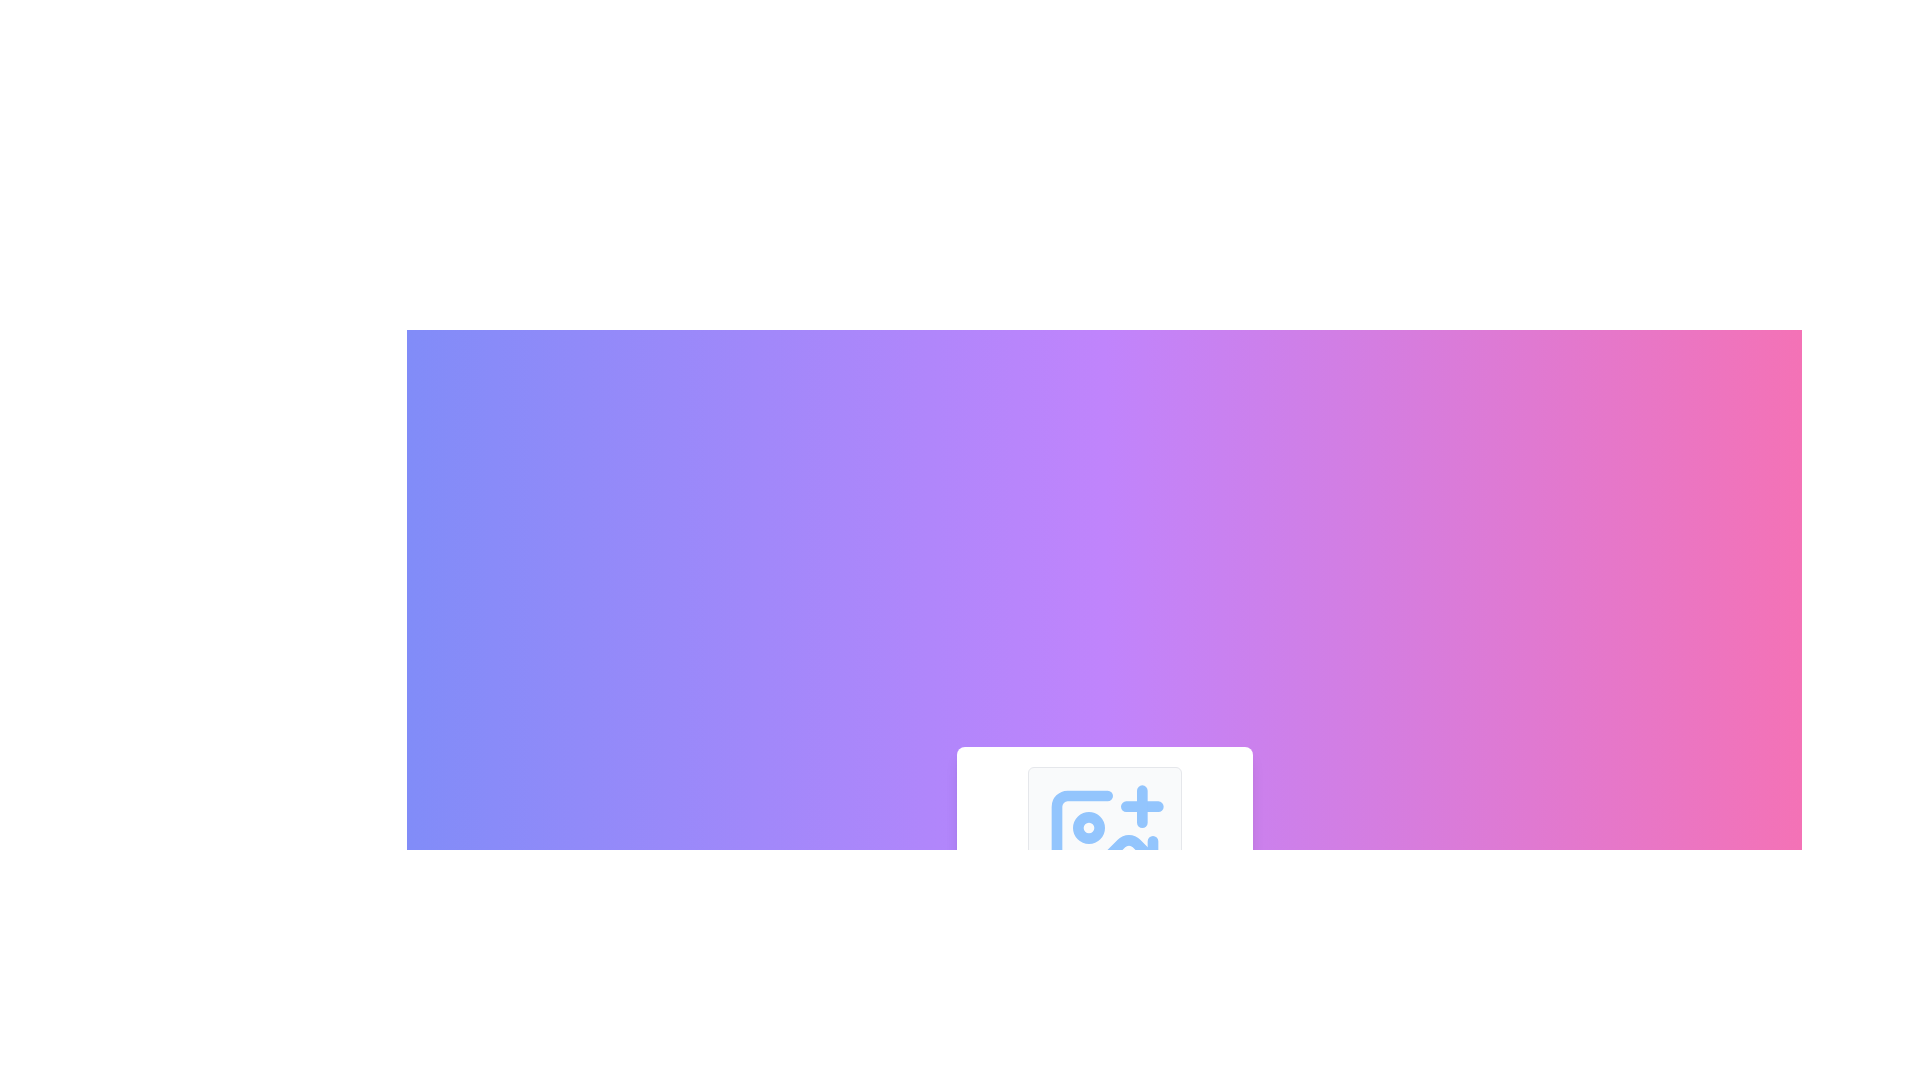  Describe the element at coordinates (1103, 844) in the screenshot. I see `the rounded rectangular button with a blue image thumbnail icon` at that location.